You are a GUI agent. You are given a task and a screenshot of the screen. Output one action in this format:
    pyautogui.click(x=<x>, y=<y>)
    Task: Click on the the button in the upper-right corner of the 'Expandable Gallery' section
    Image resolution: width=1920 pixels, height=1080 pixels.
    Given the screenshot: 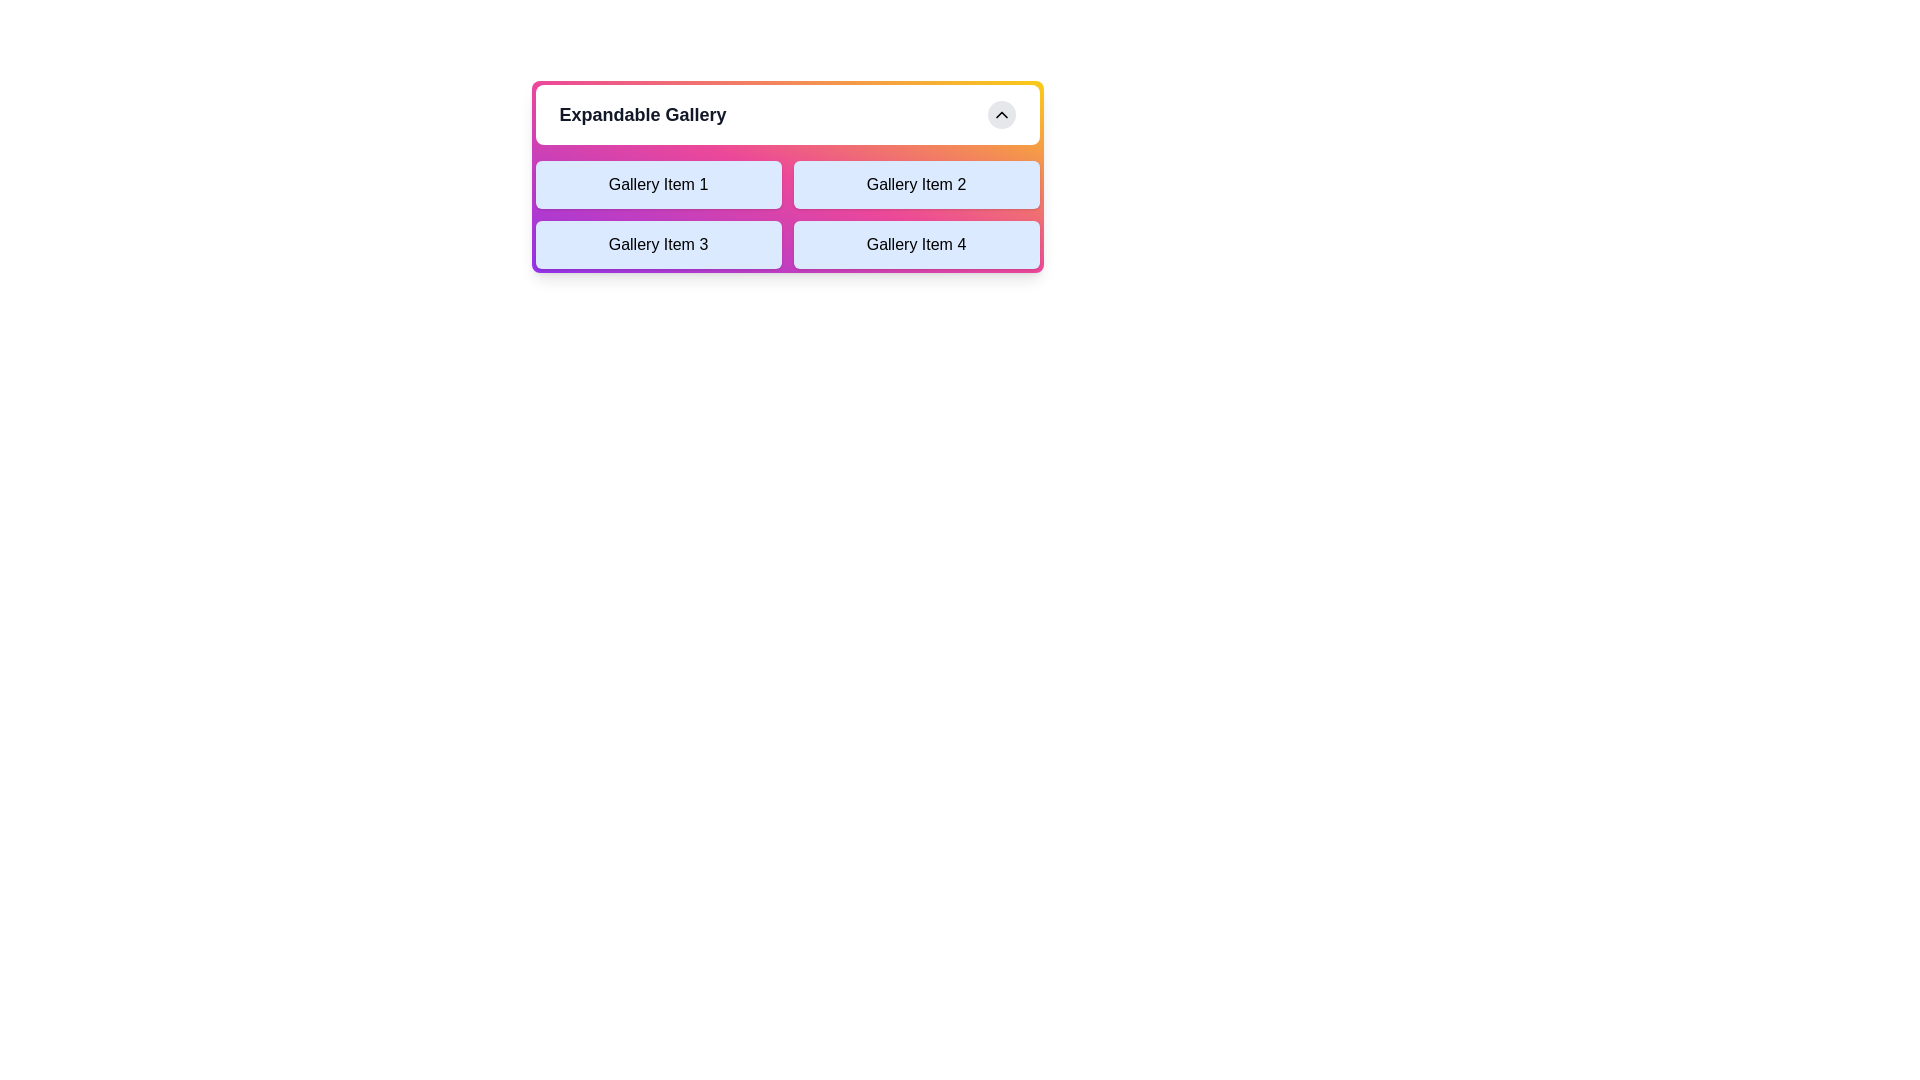 What is the action you would take?
    pyautogui.click(x=1001, y=115)
    